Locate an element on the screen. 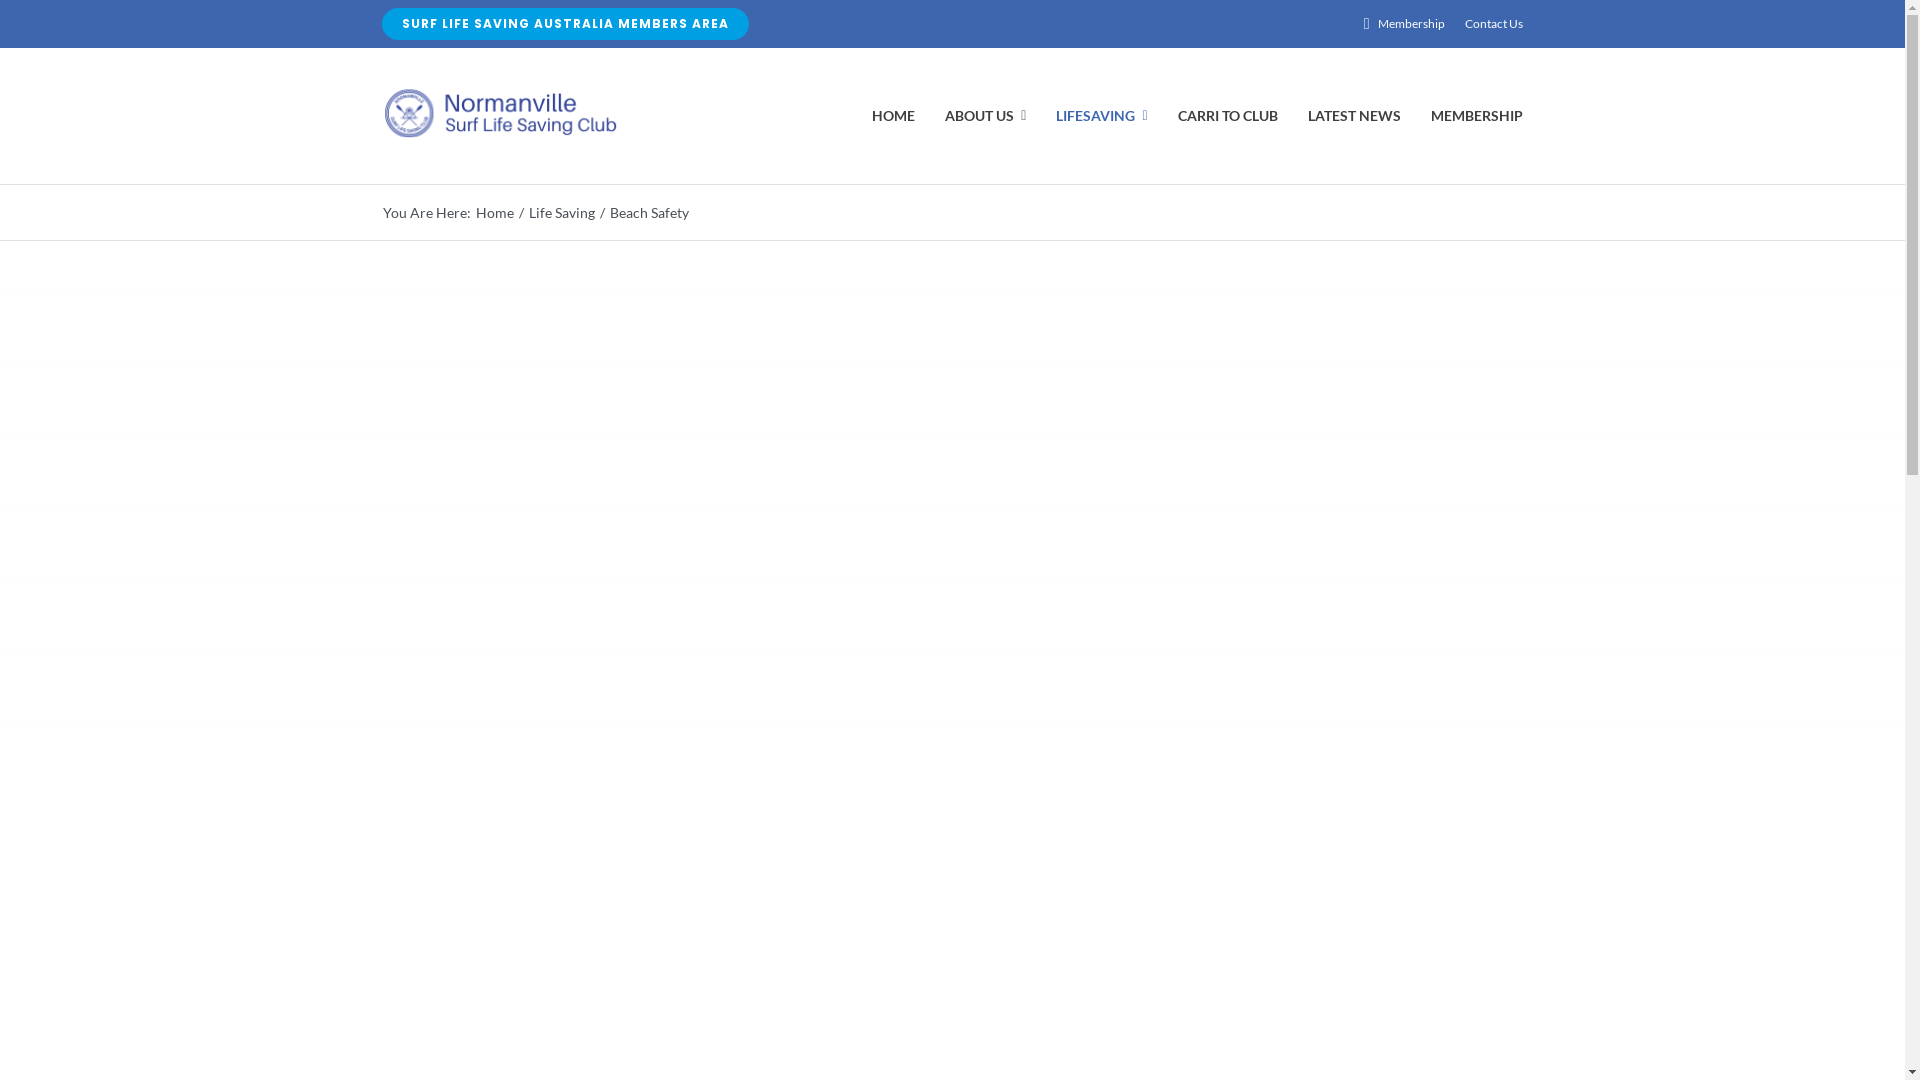  'SURF LIFE SAVING AUSTRALIA MEMBERS AREA' is located at coordinates (564, 23).